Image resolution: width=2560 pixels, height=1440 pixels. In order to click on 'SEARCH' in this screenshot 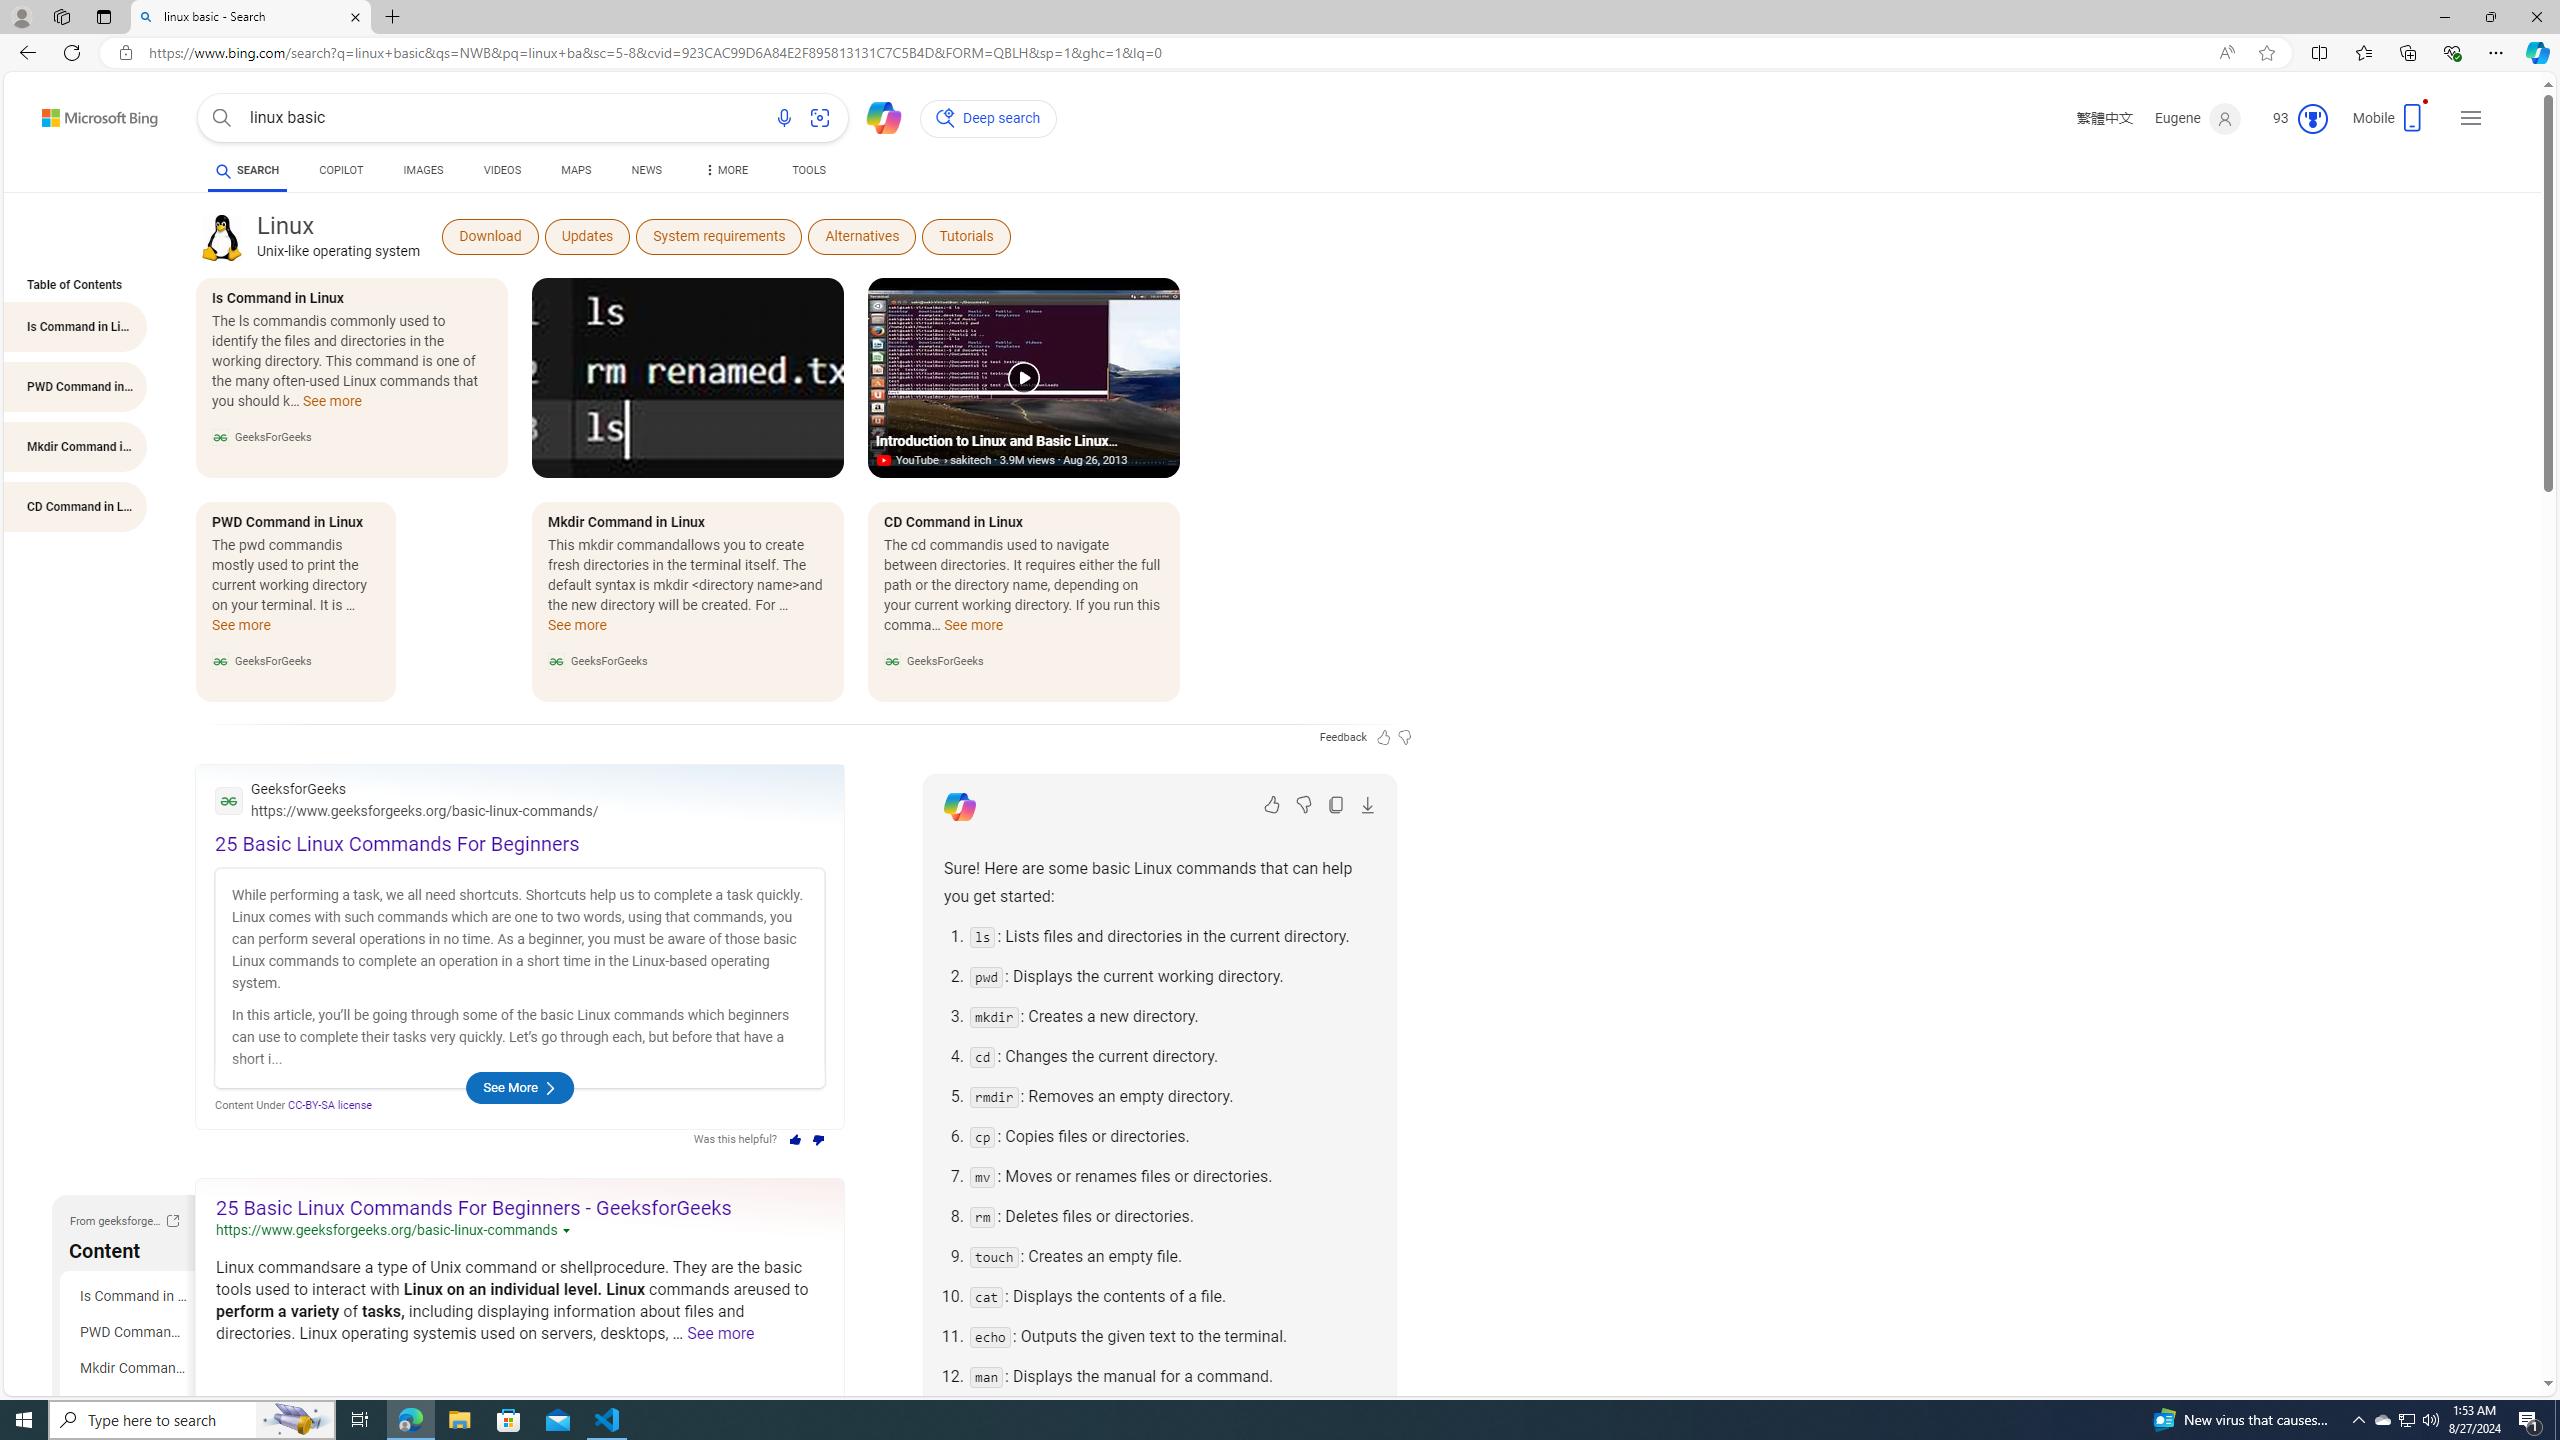, I will do `click(246, 169)`.